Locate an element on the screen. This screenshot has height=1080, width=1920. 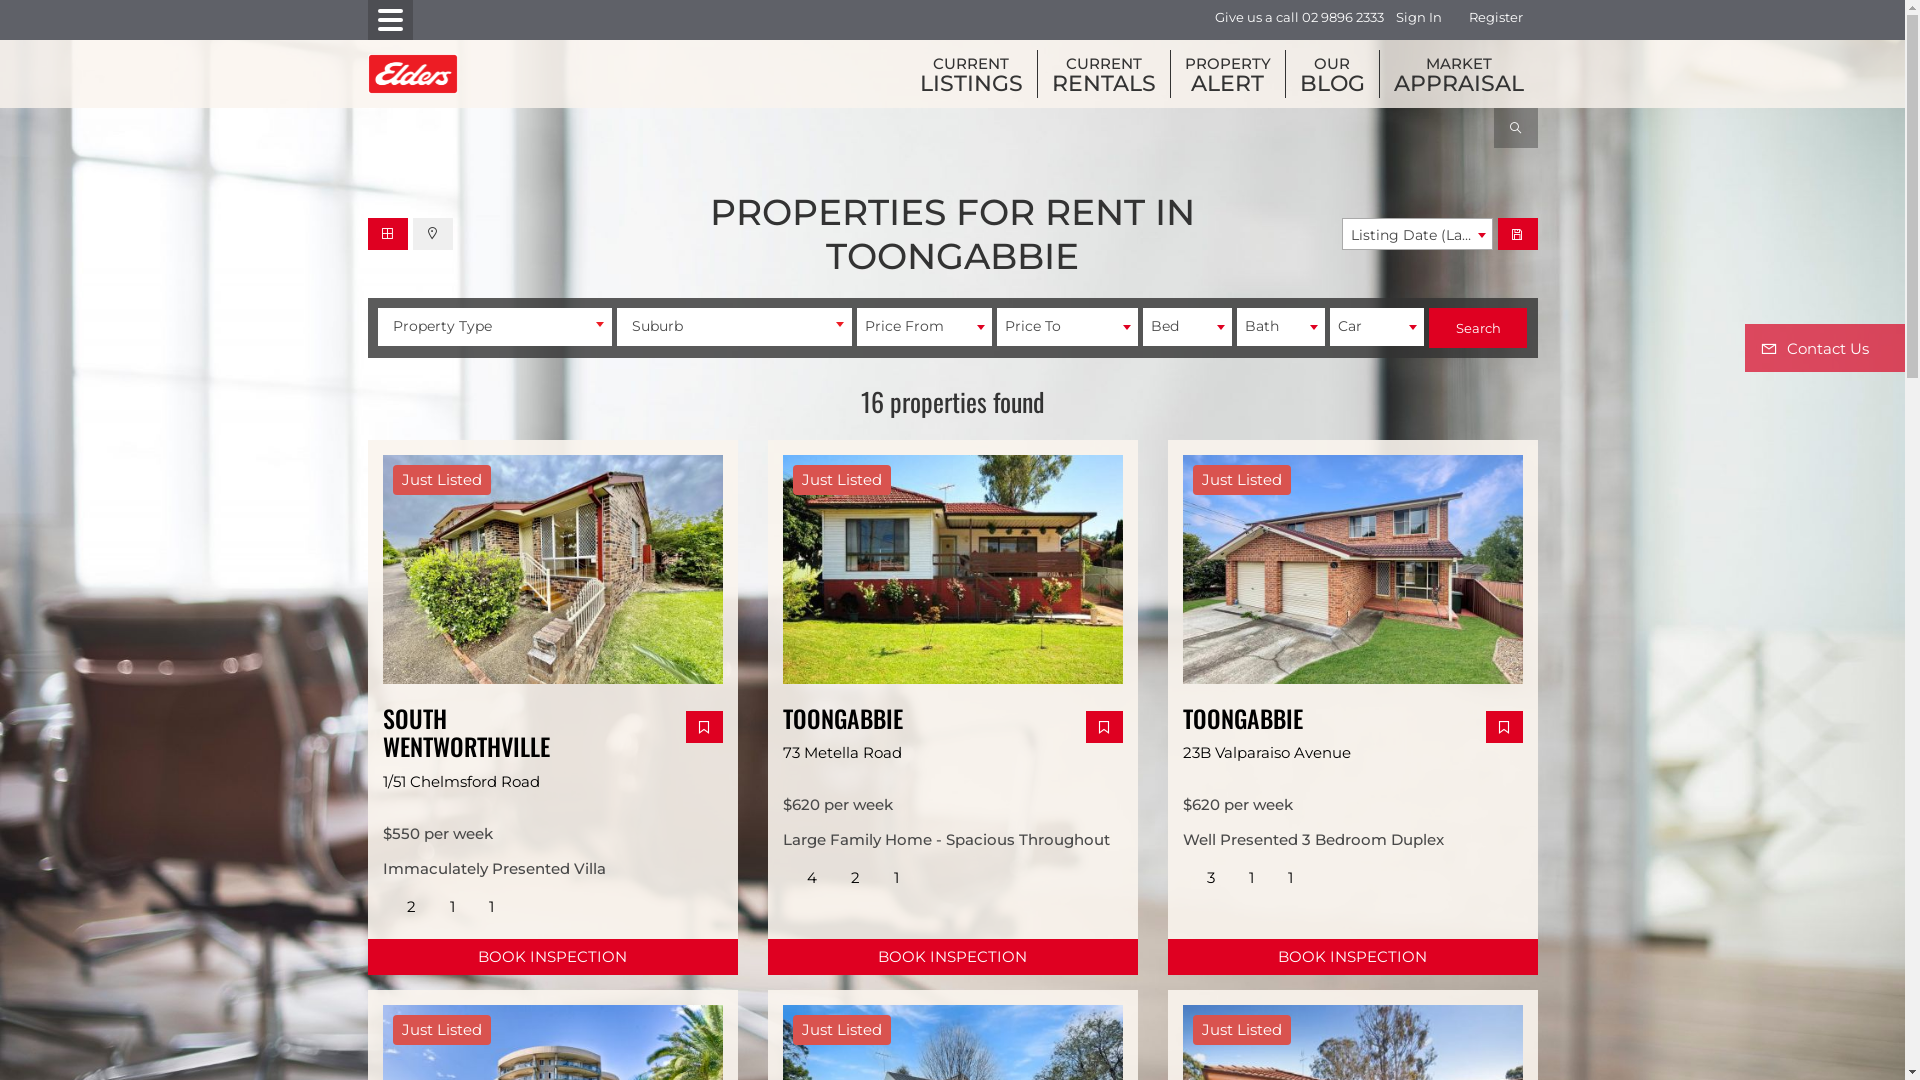
'BOOK INSPECTION' is located at coordinates (552, 955).